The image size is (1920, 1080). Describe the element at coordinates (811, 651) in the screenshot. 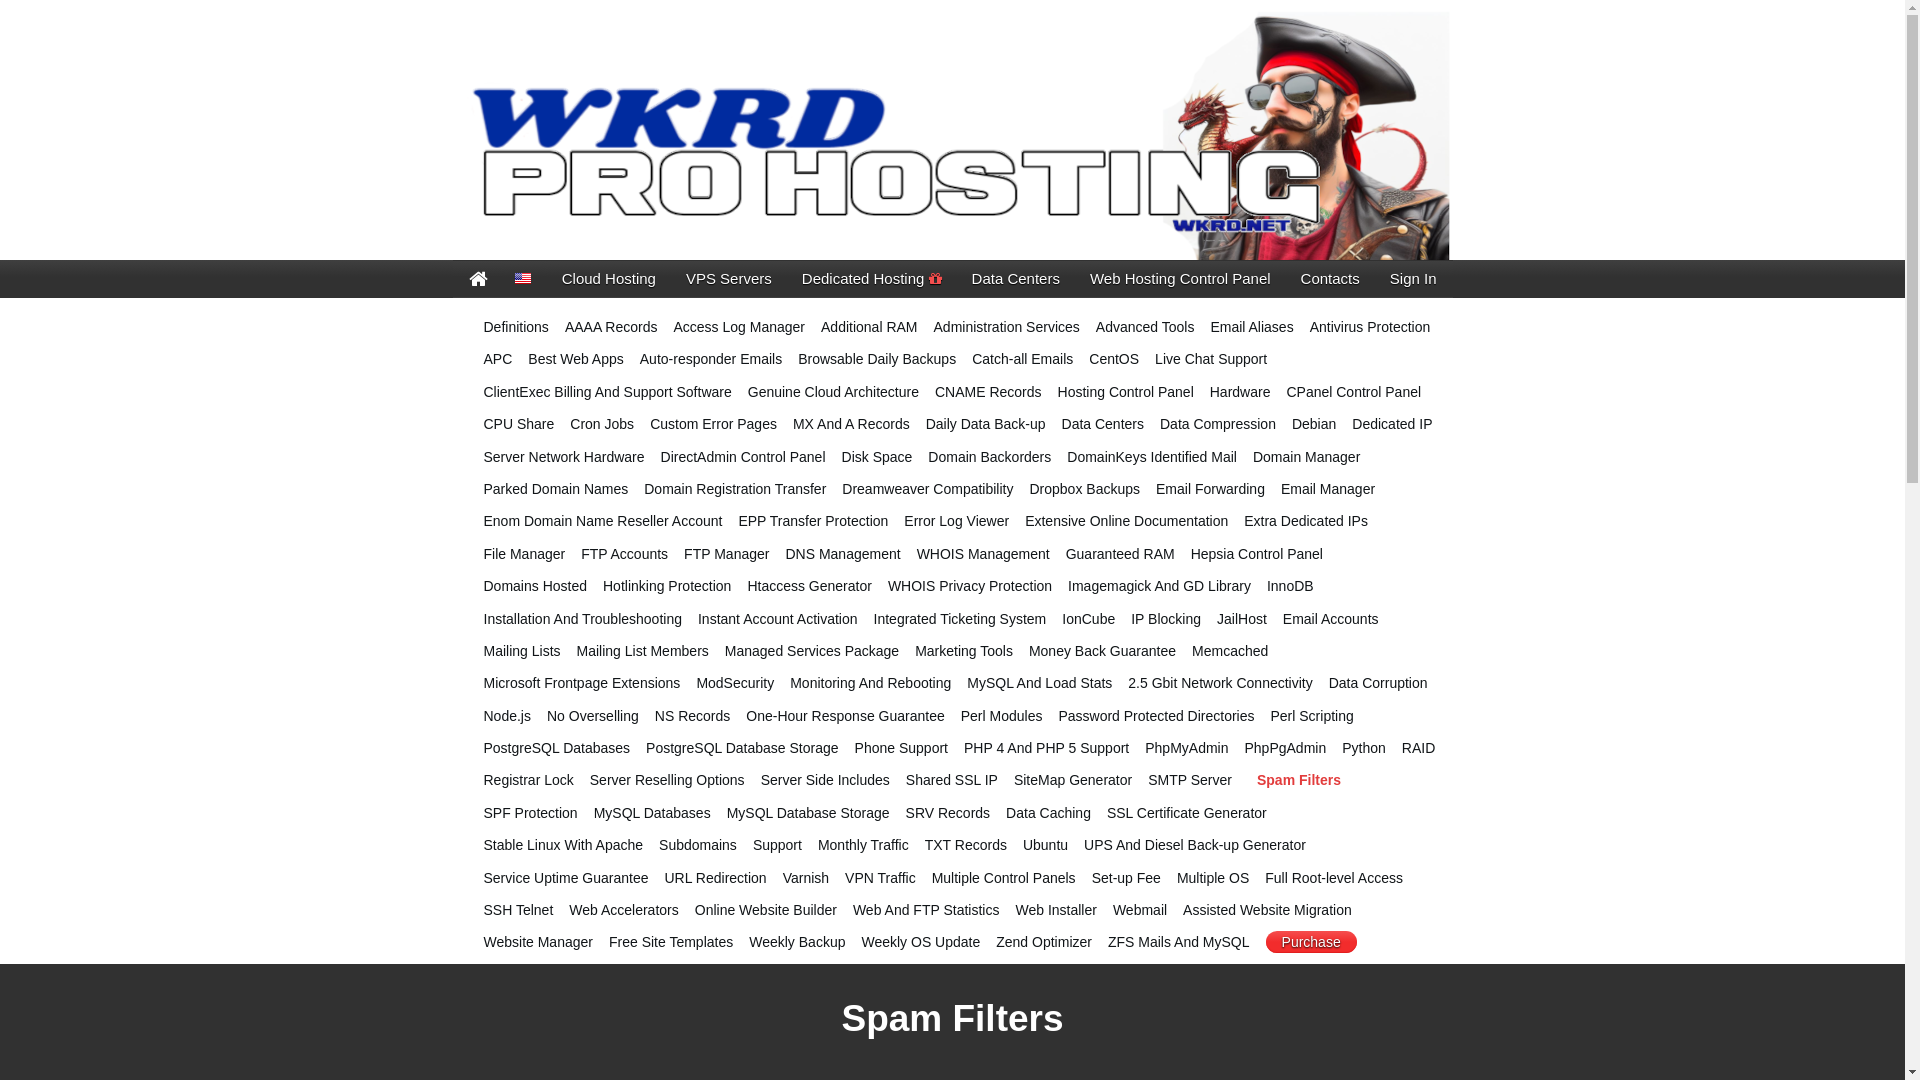

I see `'Managed Services Package'` at that location.